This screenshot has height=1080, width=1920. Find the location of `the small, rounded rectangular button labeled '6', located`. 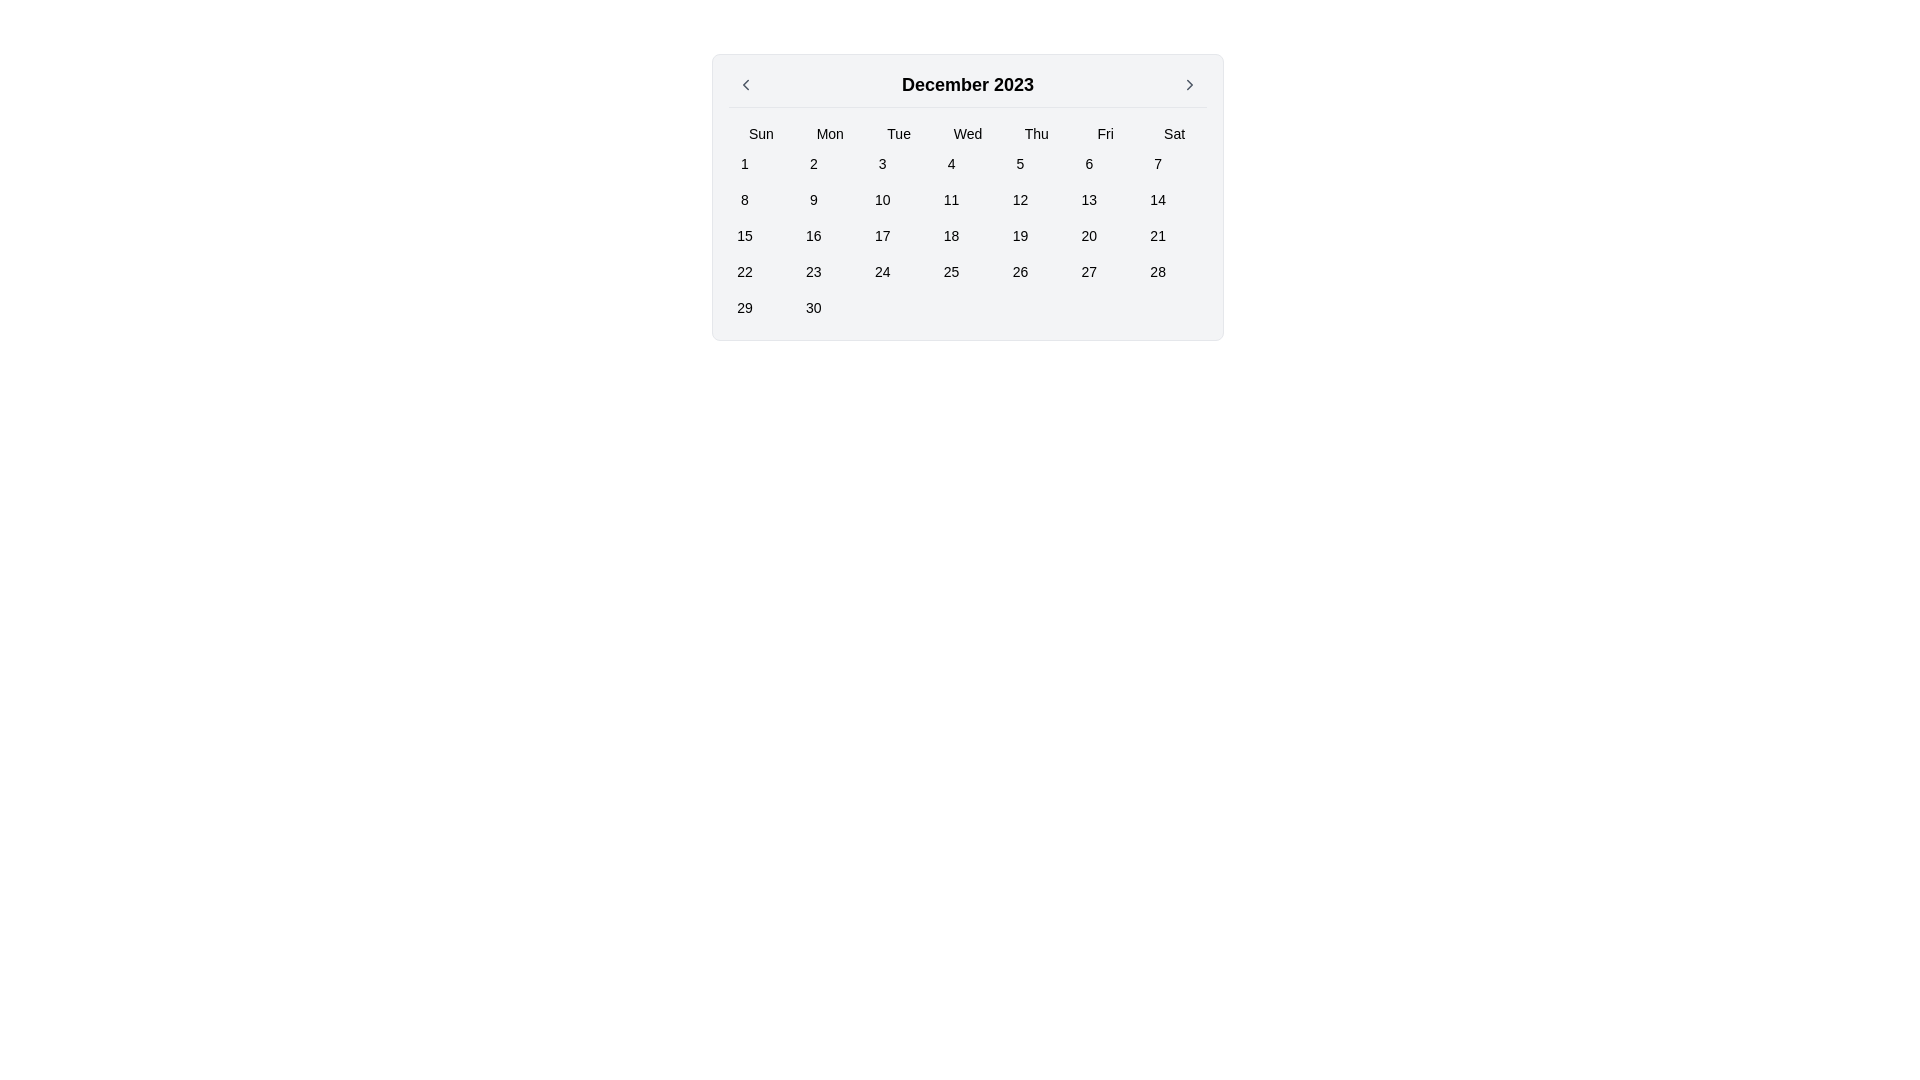

the small, rounded rectangular button labeled '6', located is located at coordinates (1088, 163).